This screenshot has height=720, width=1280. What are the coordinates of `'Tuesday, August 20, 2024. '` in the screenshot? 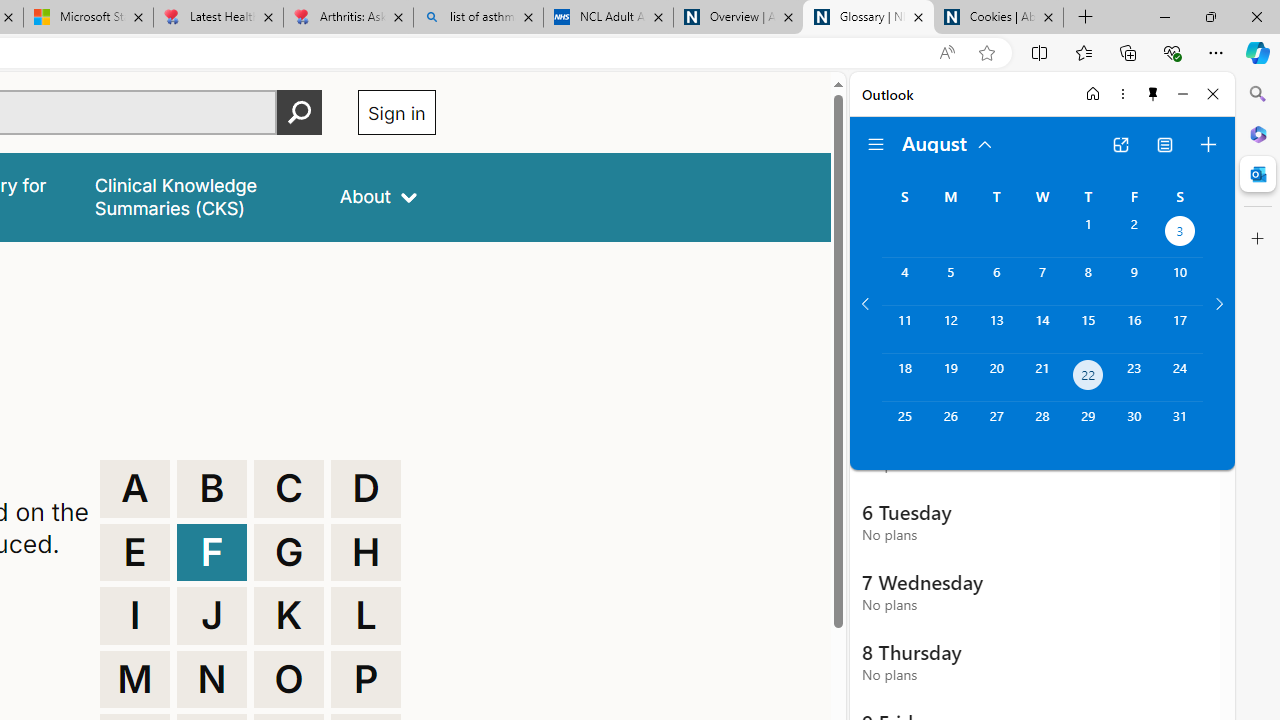 It's located at (996, 377).